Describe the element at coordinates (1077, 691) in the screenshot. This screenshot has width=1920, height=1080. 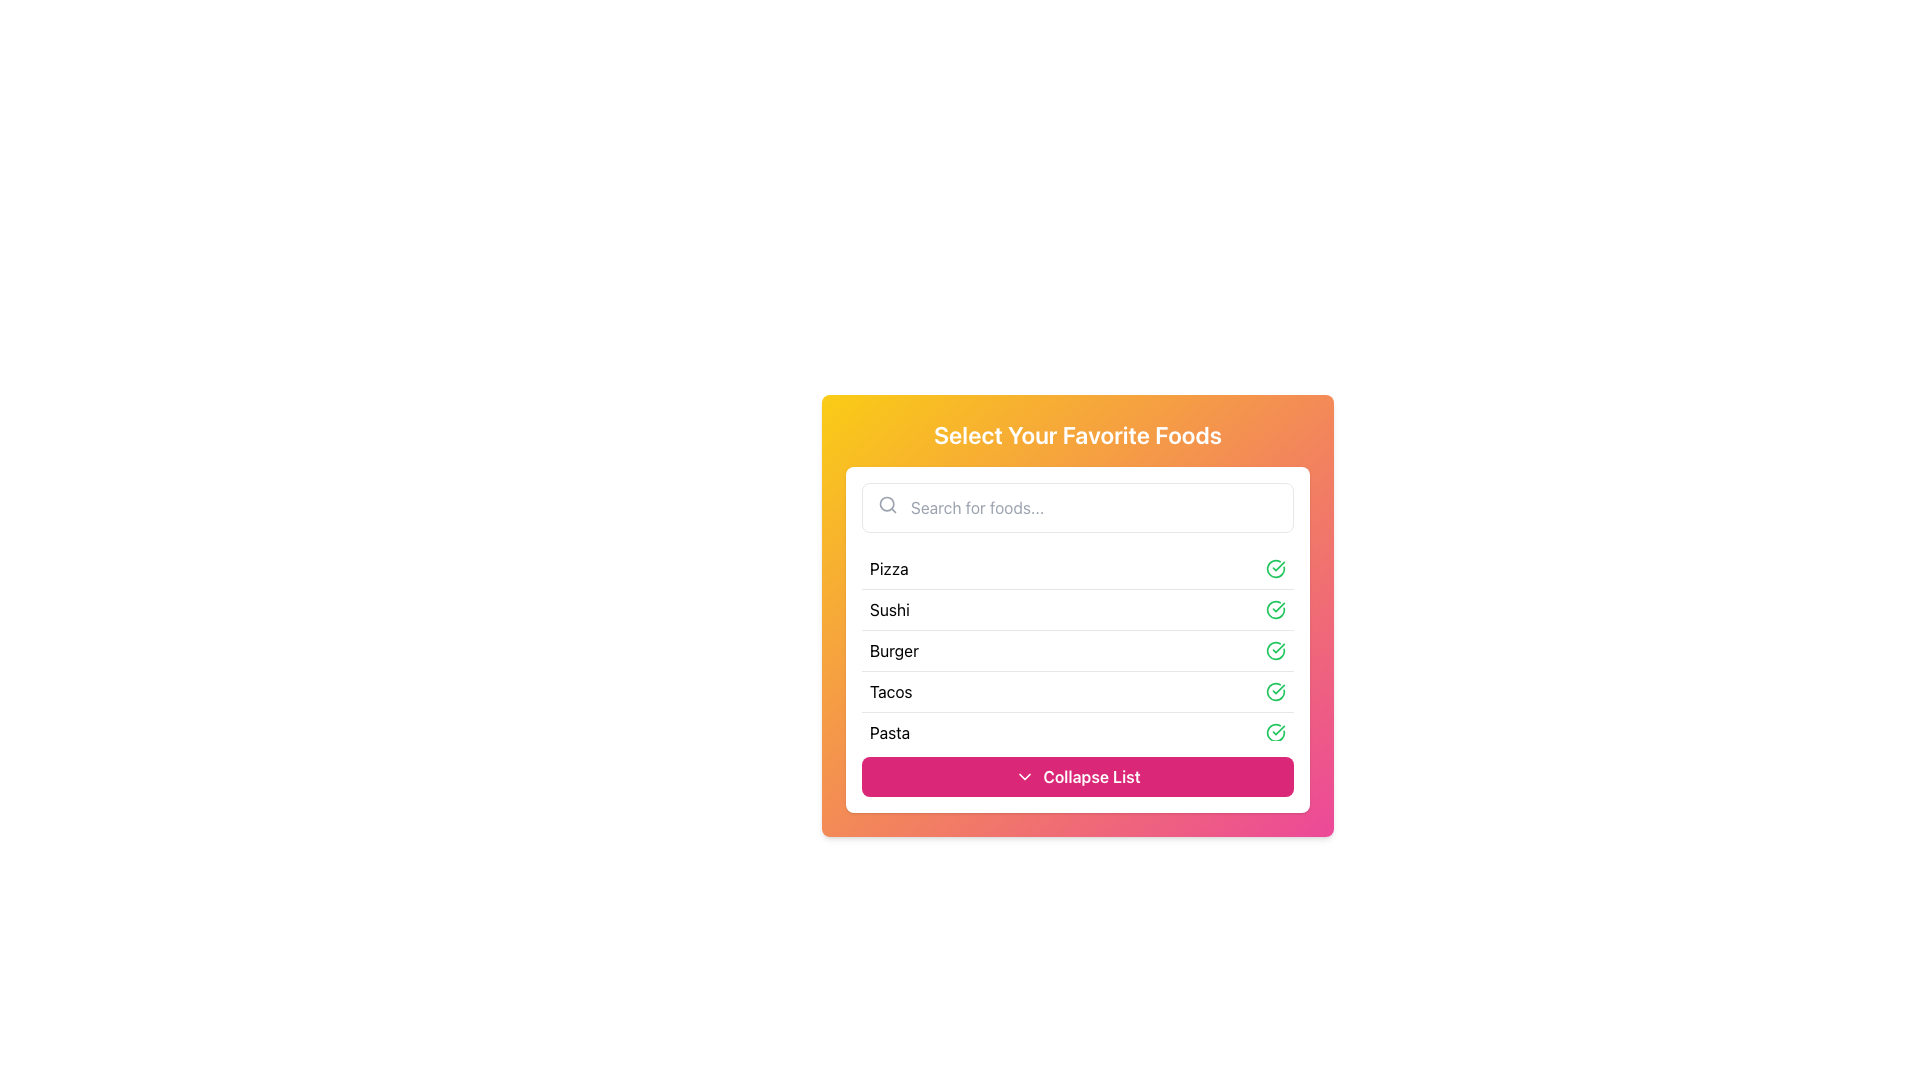
I see `the 'Tacos' option in the list under 'Select Your Favorite Foods'` at that location.